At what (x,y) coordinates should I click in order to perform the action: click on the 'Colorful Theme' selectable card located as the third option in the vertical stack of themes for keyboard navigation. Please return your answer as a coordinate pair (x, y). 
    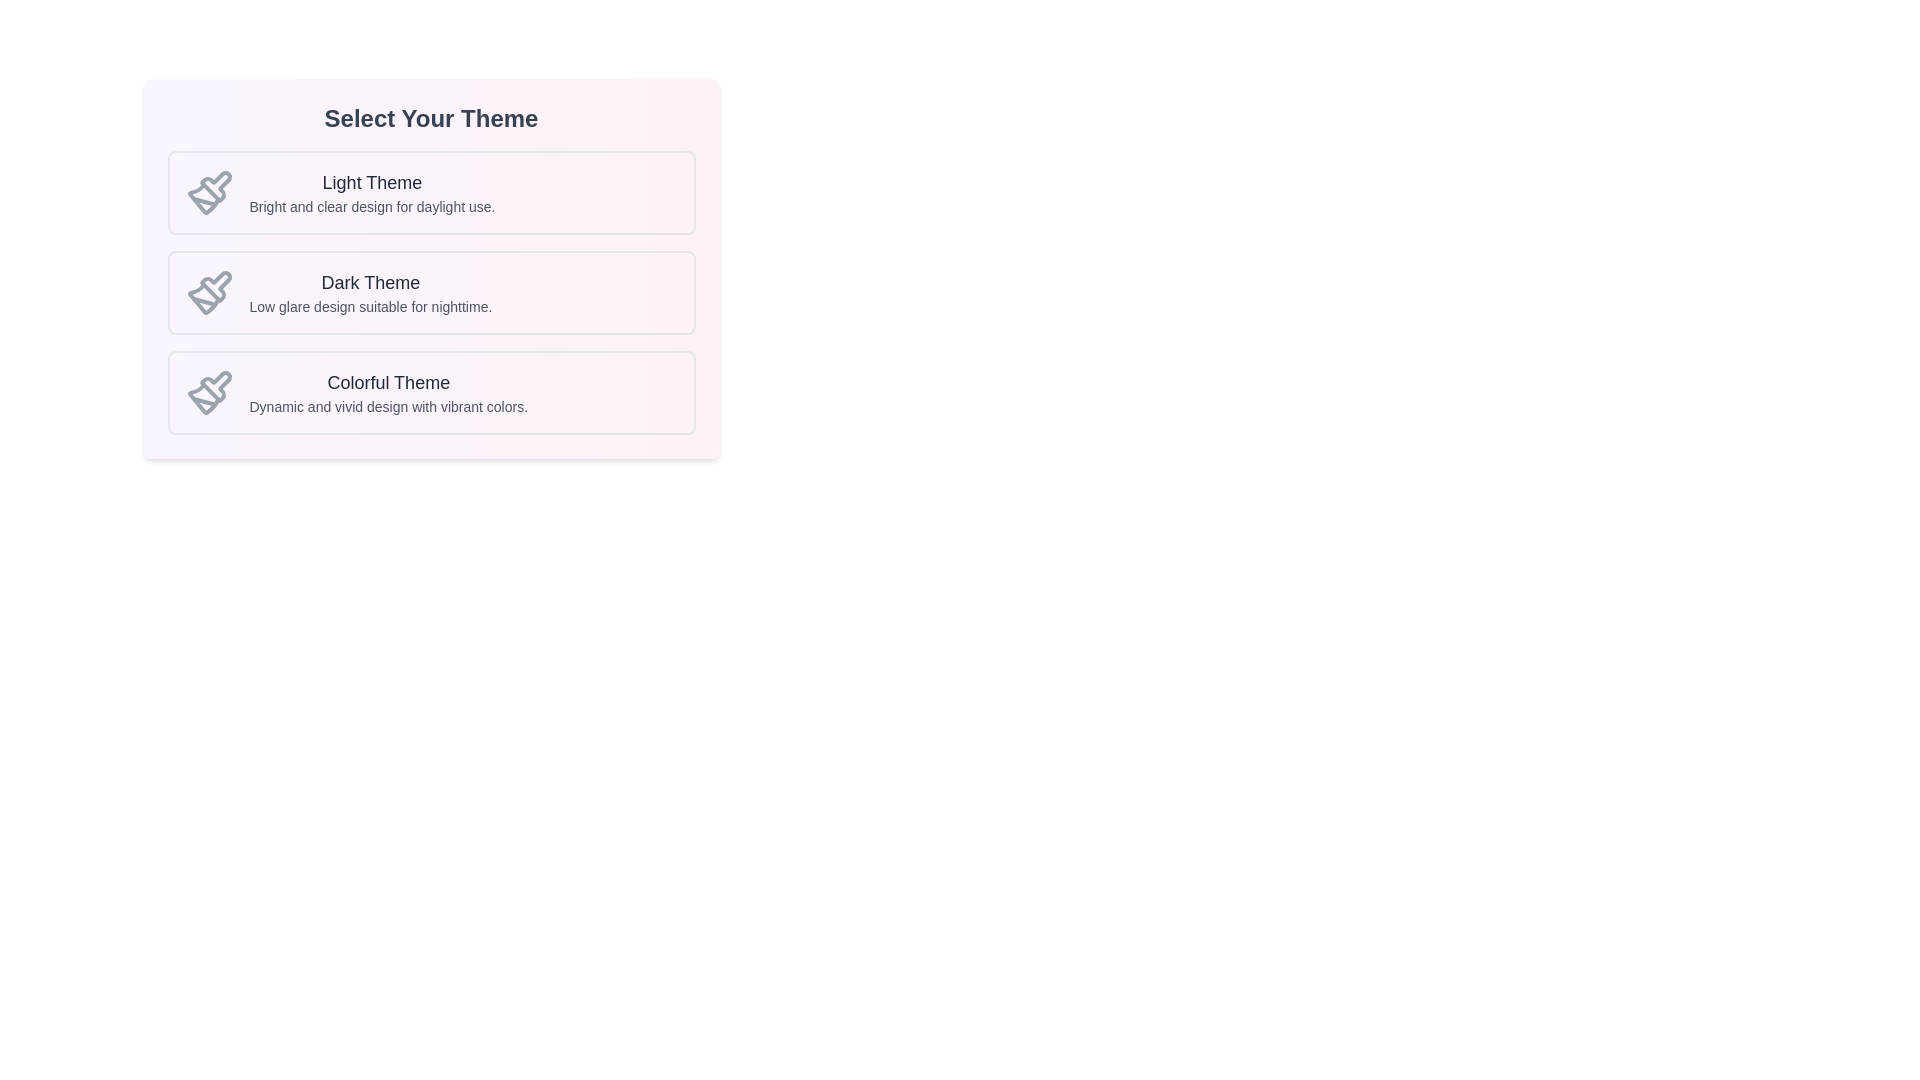
    Looking at the image, I should click on (430, 393).